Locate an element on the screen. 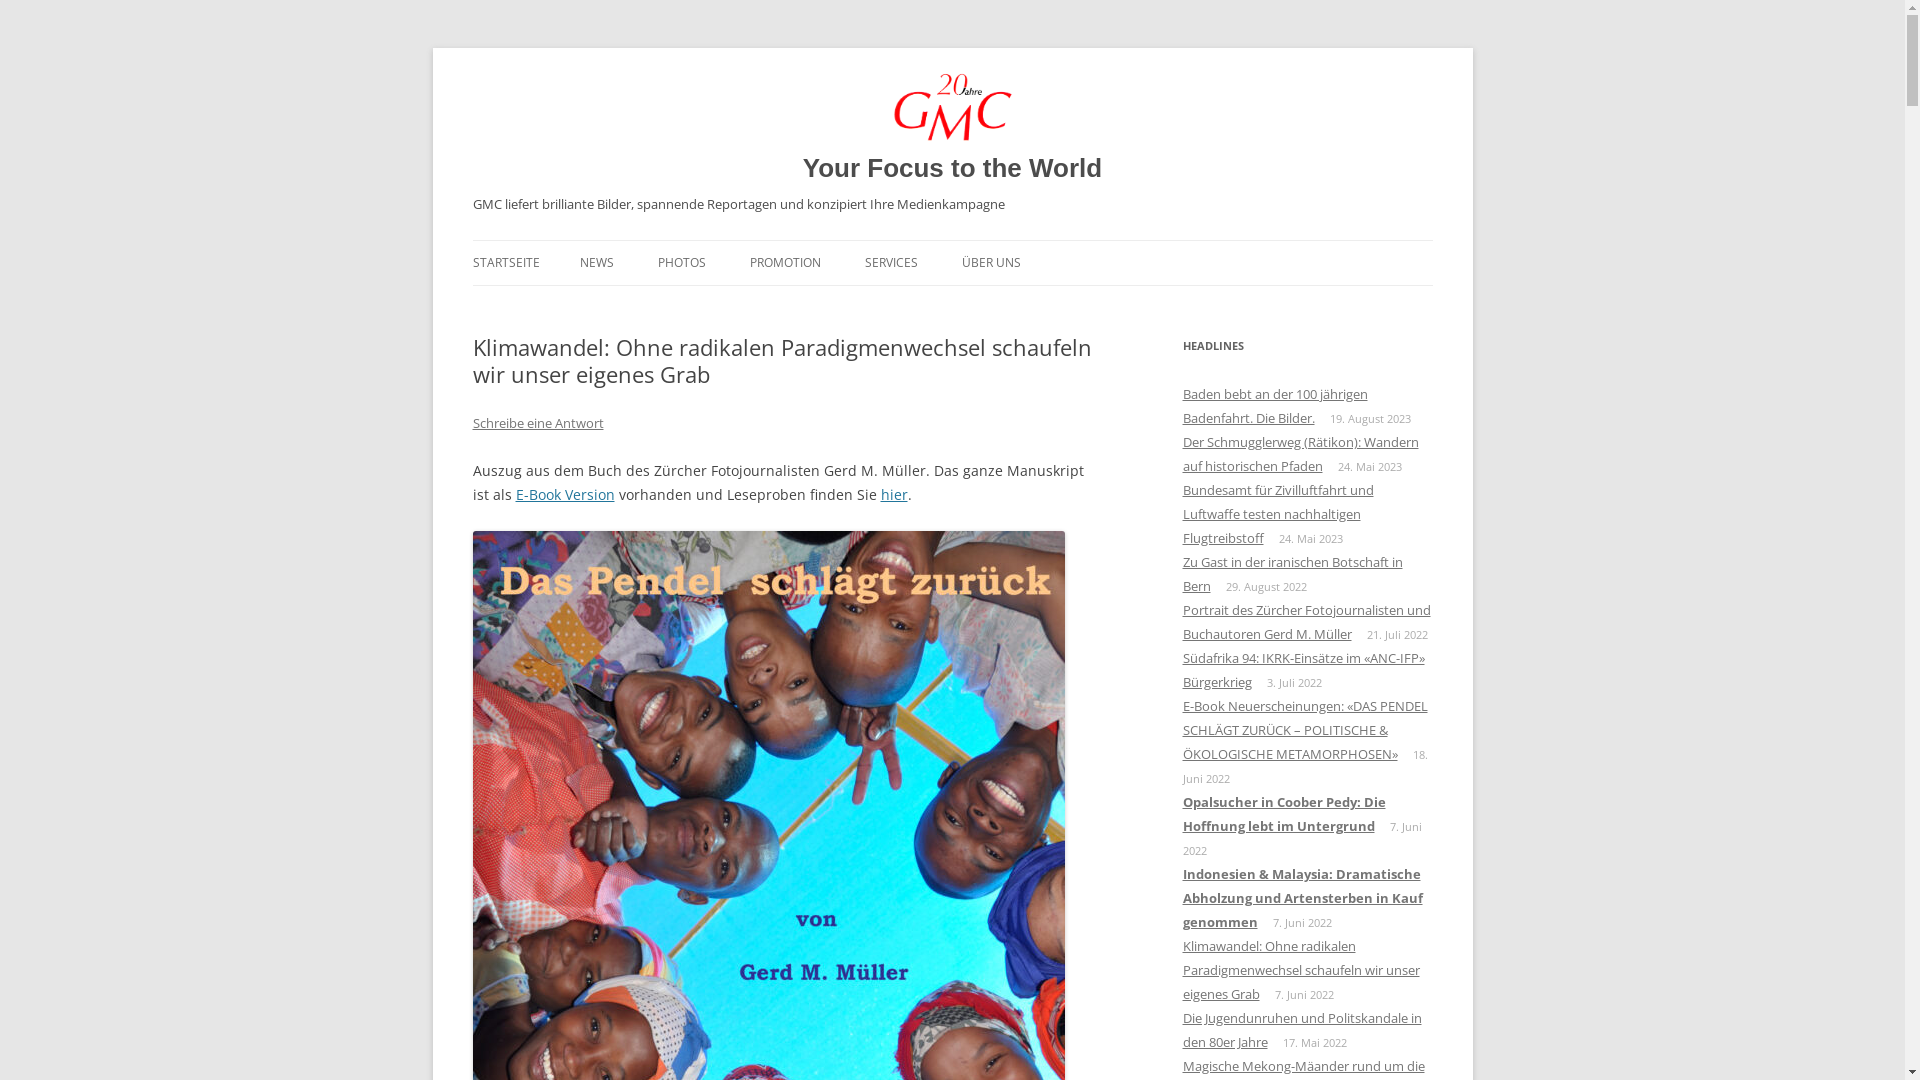 The height and width of the screenshot is (1080, 1920). 'PHOTOS' is located at coordinates (681, 261).